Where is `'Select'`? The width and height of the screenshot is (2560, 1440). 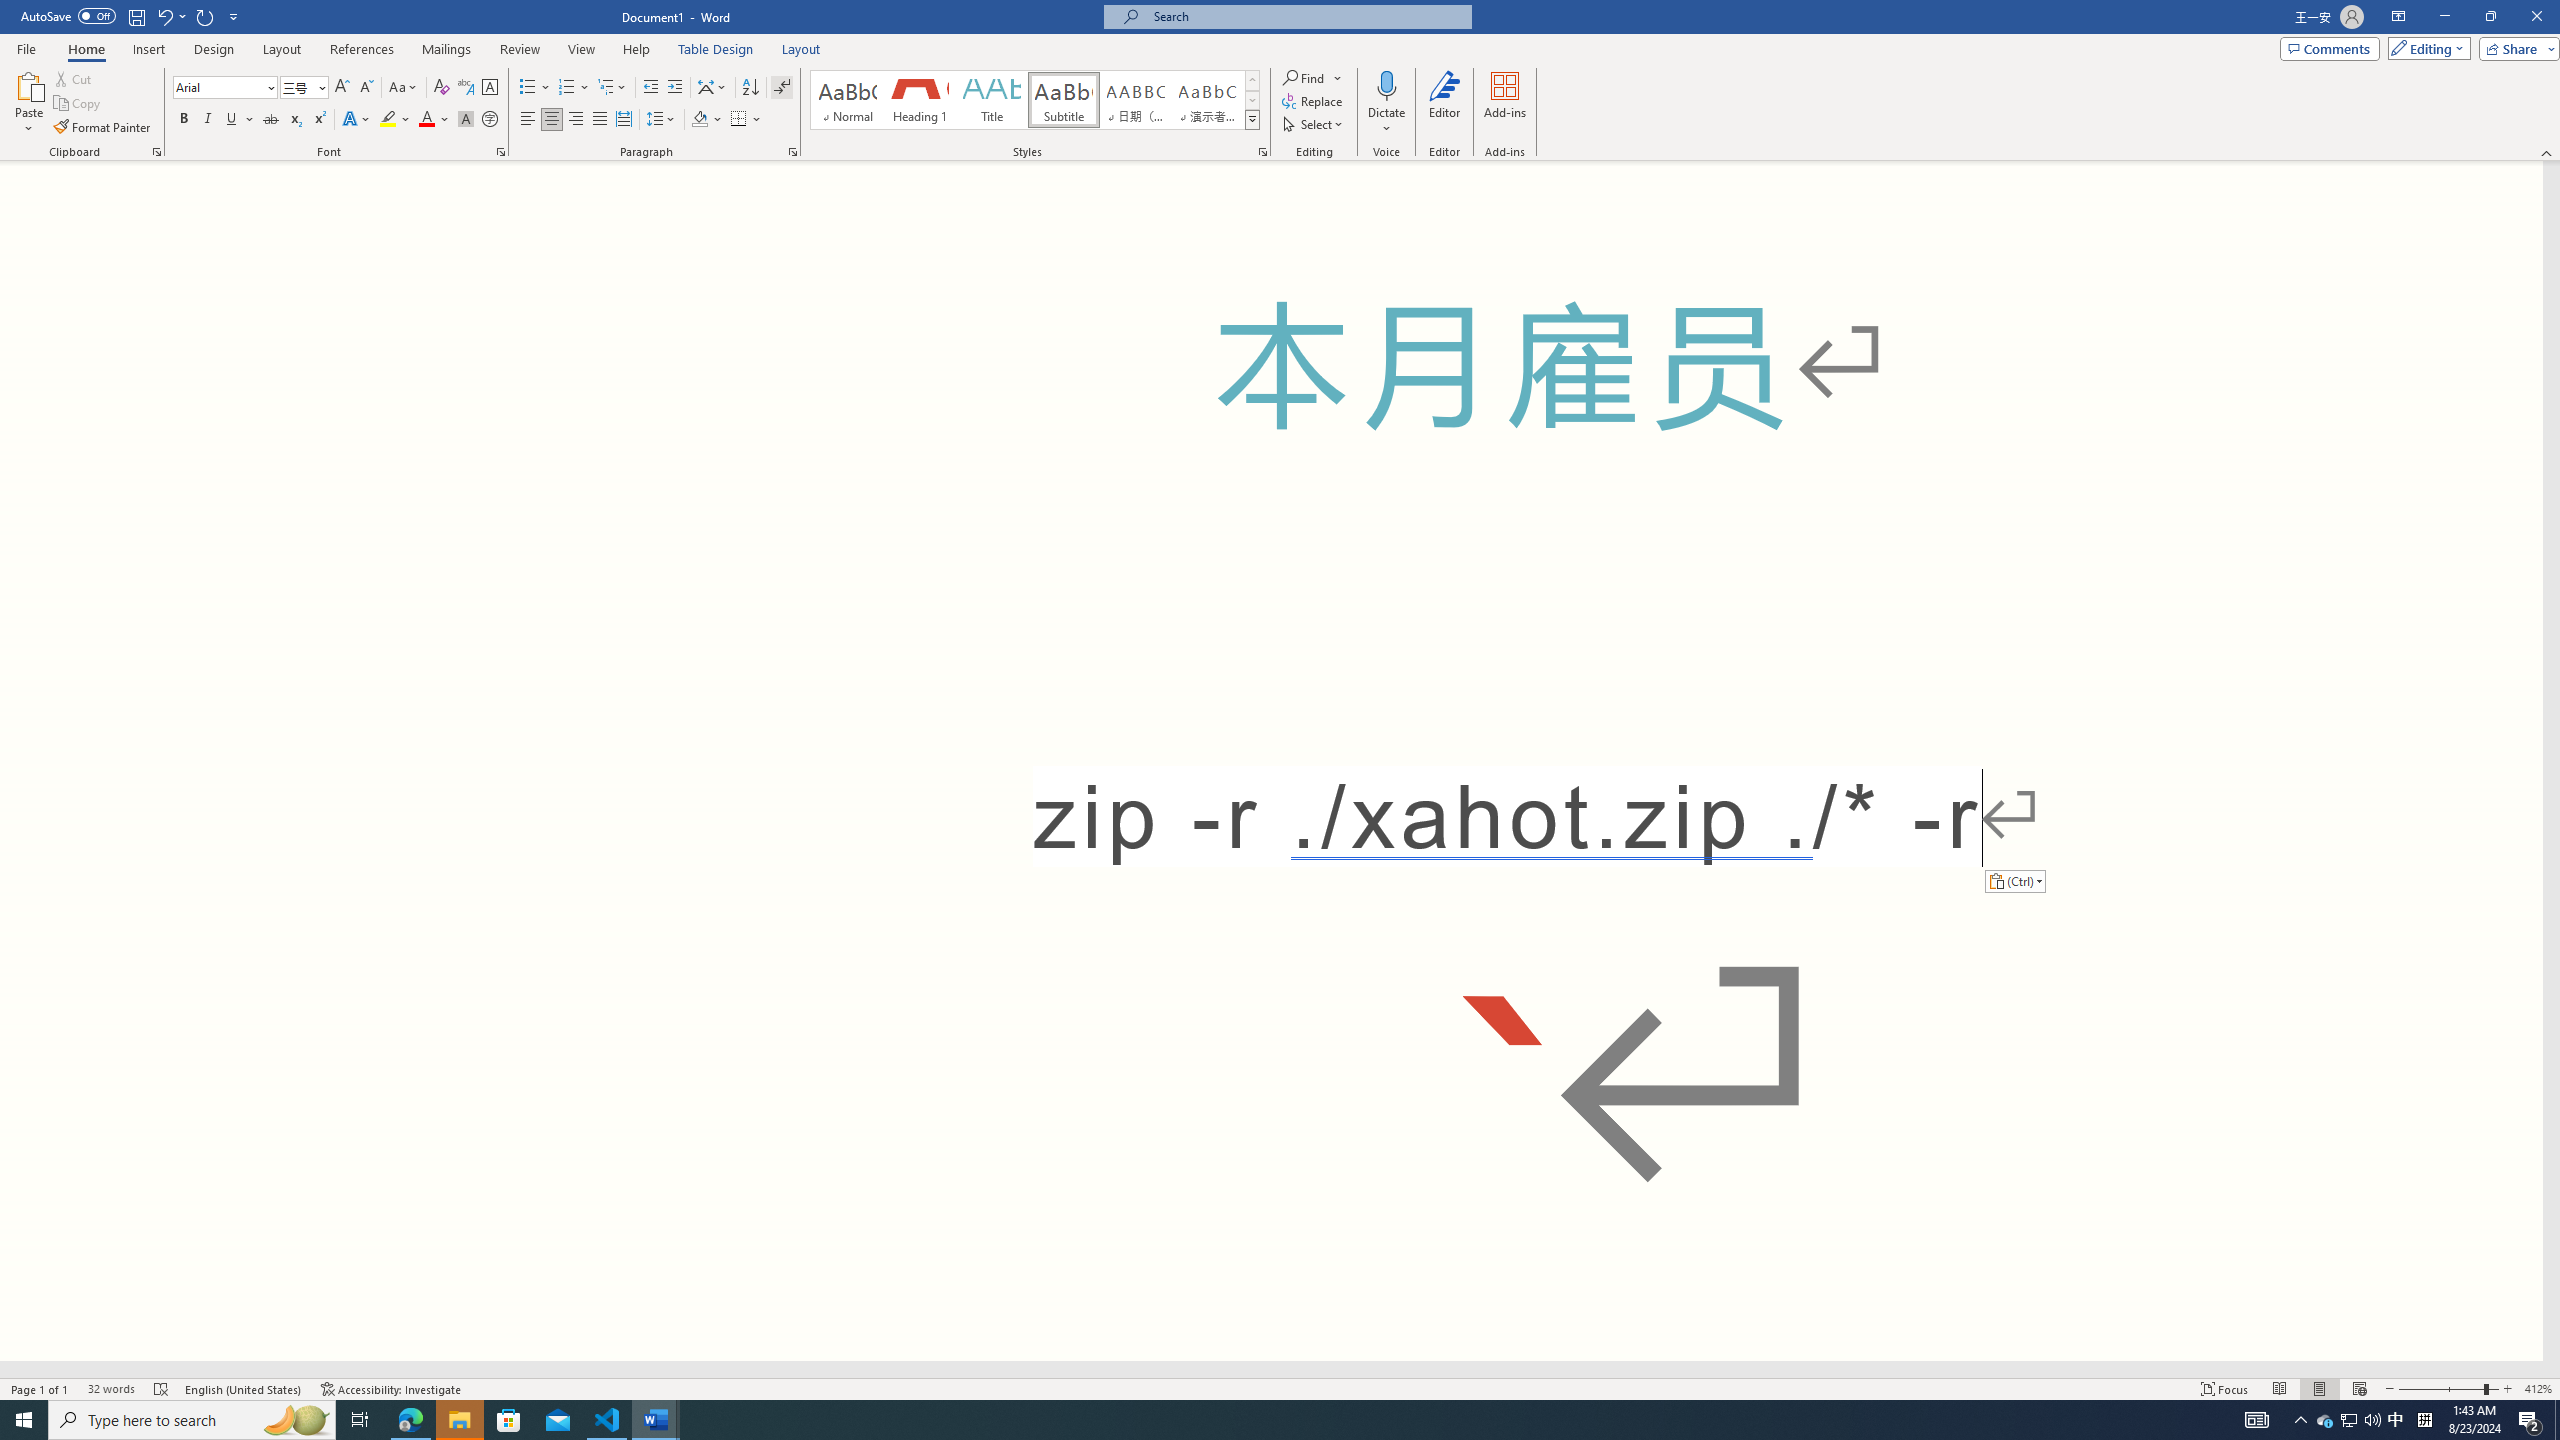
'Select' is located at coordinates (1313, 122).